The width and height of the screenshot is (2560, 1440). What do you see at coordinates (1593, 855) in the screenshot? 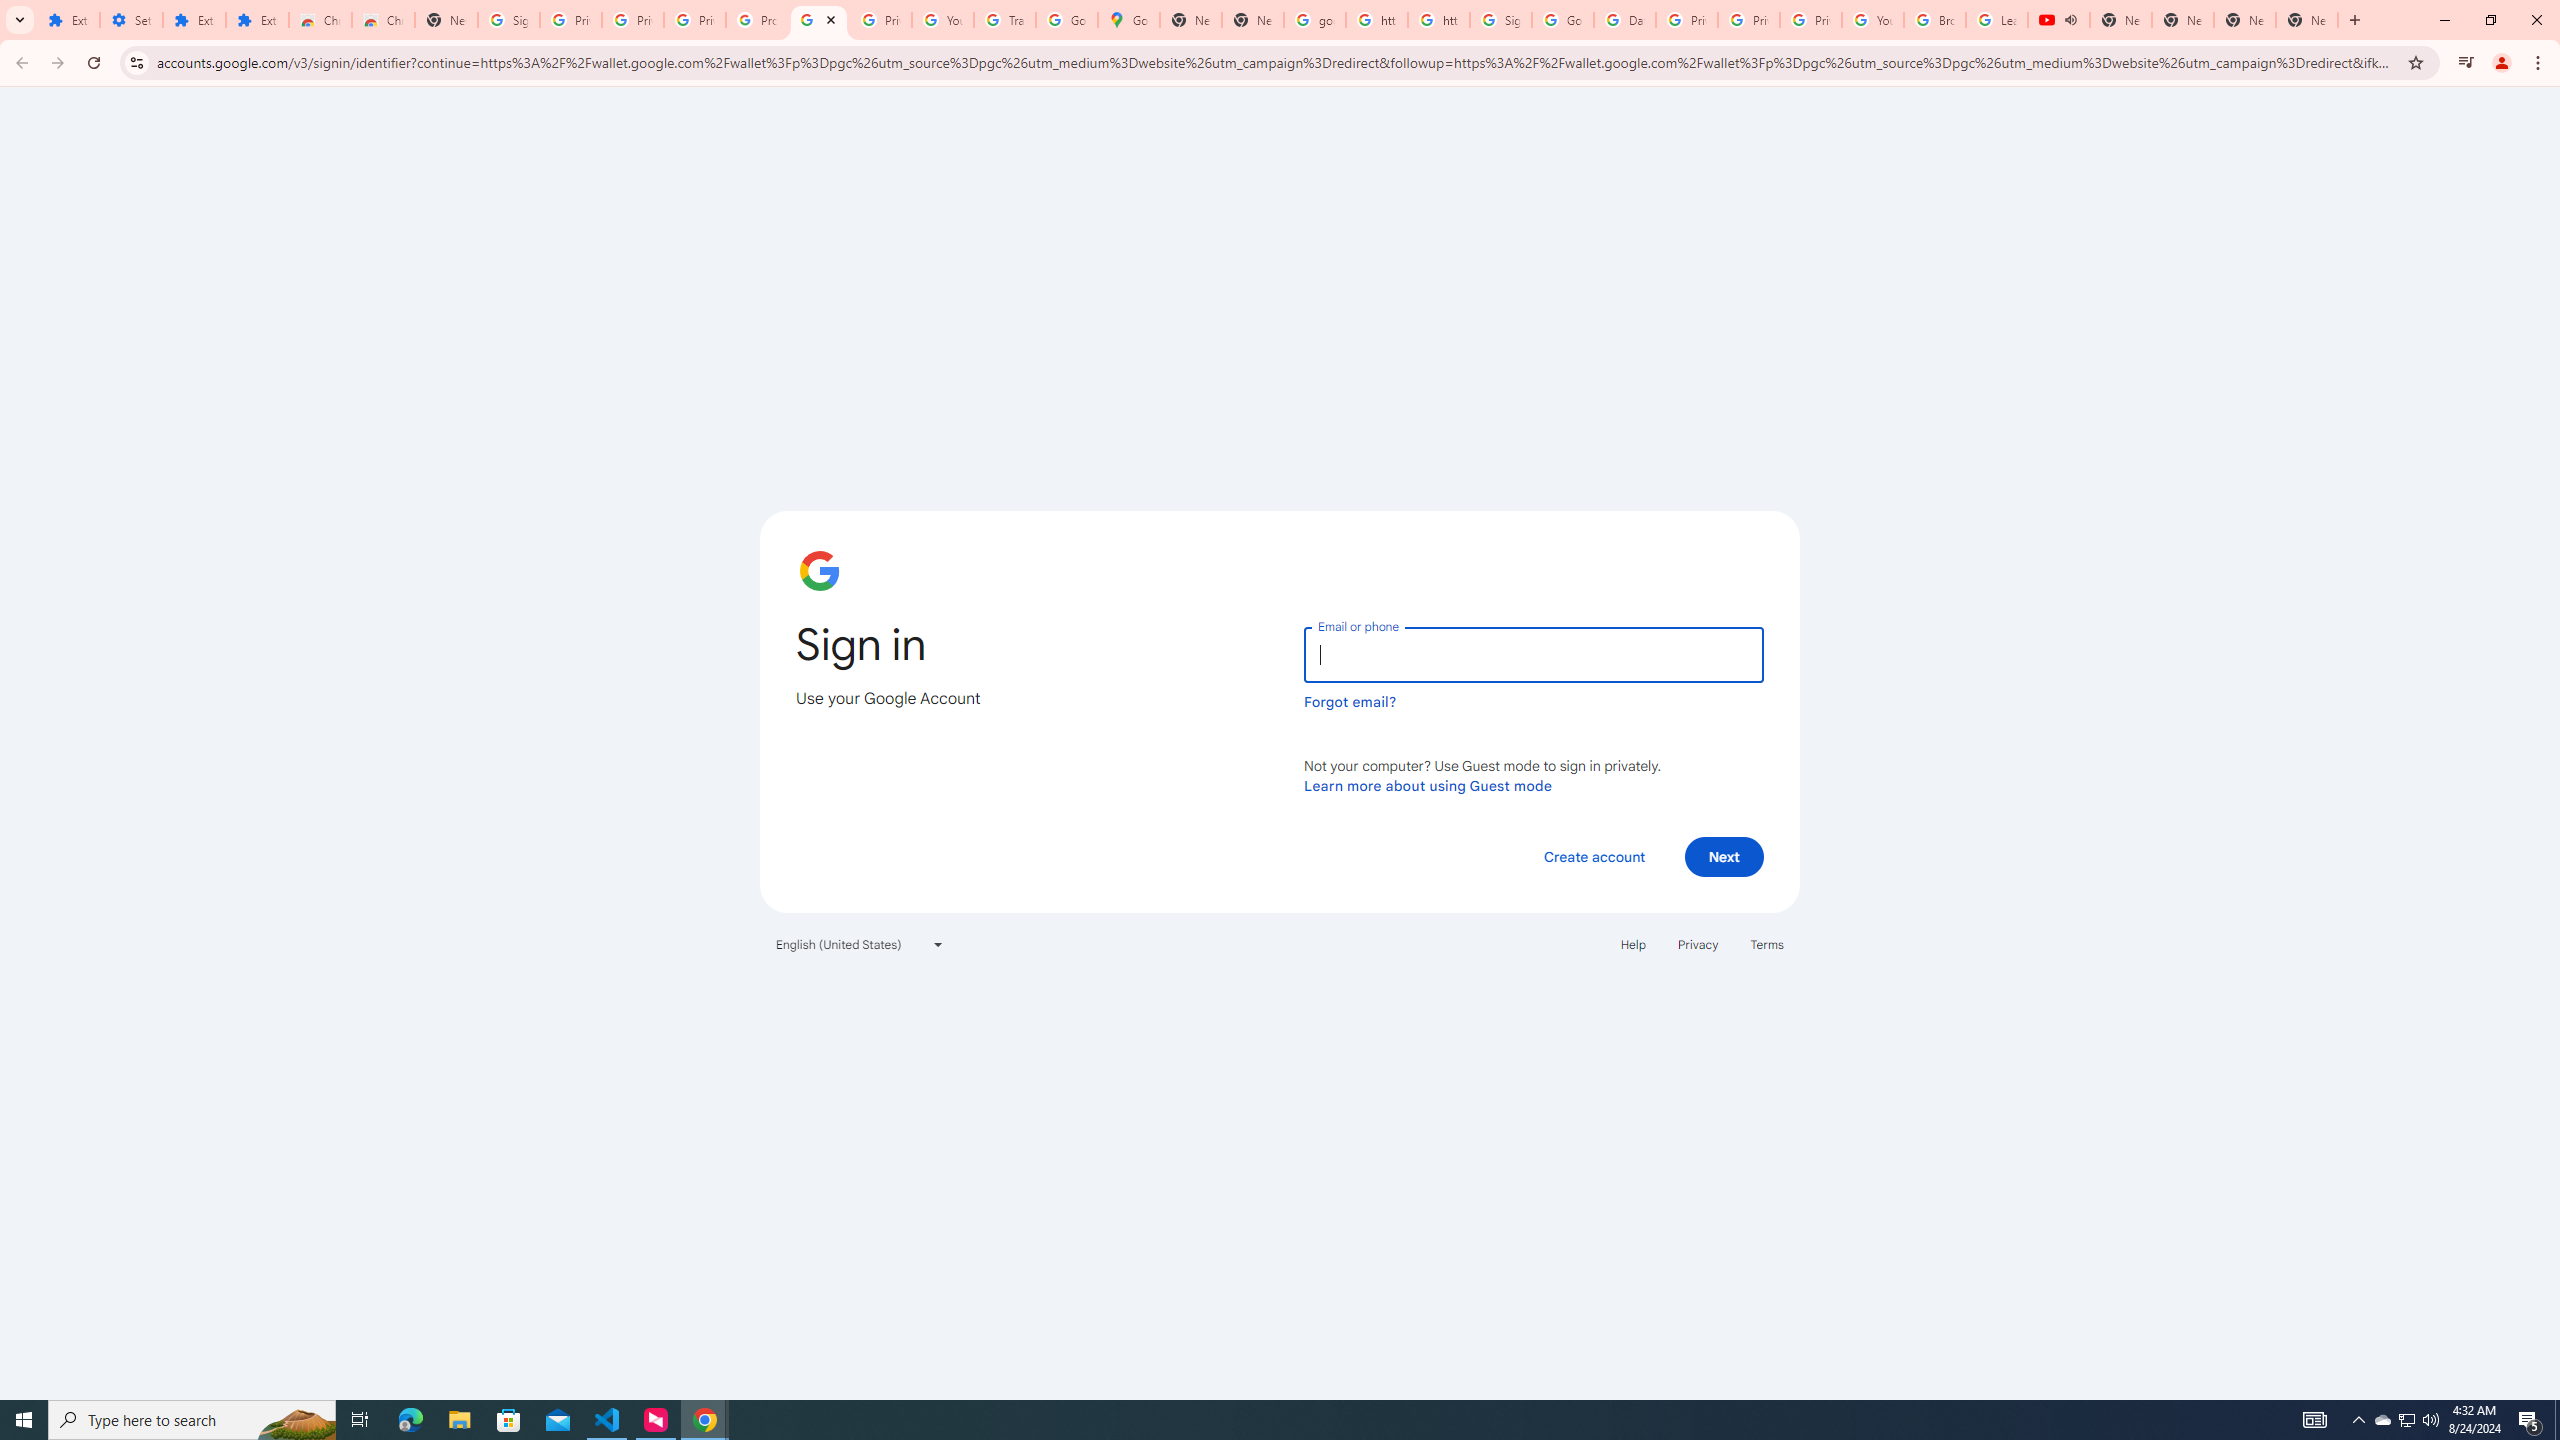
I see `'Create account'` at bounding box center [1593, 855].